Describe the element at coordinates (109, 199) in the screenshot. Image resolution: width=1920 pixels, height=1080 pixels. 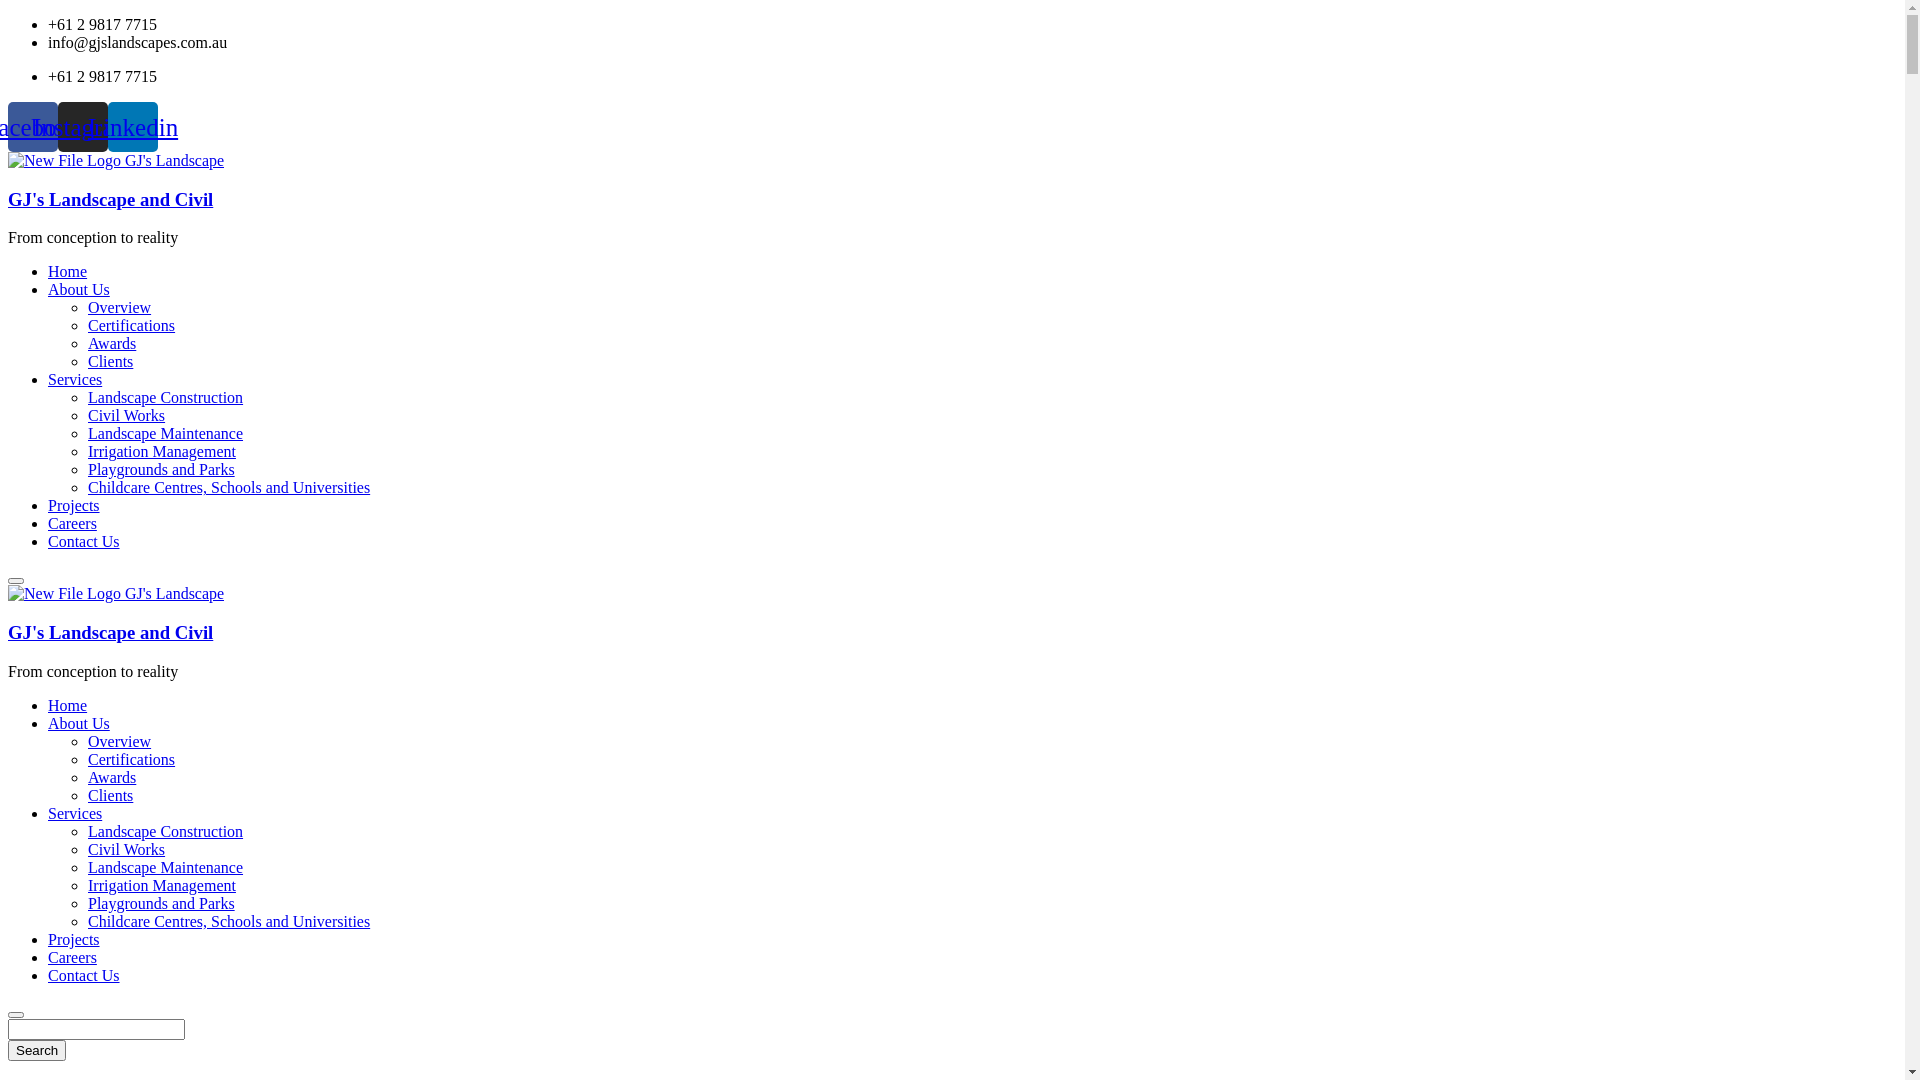
I see `'GJ's Landscape and Civil'` at that location.